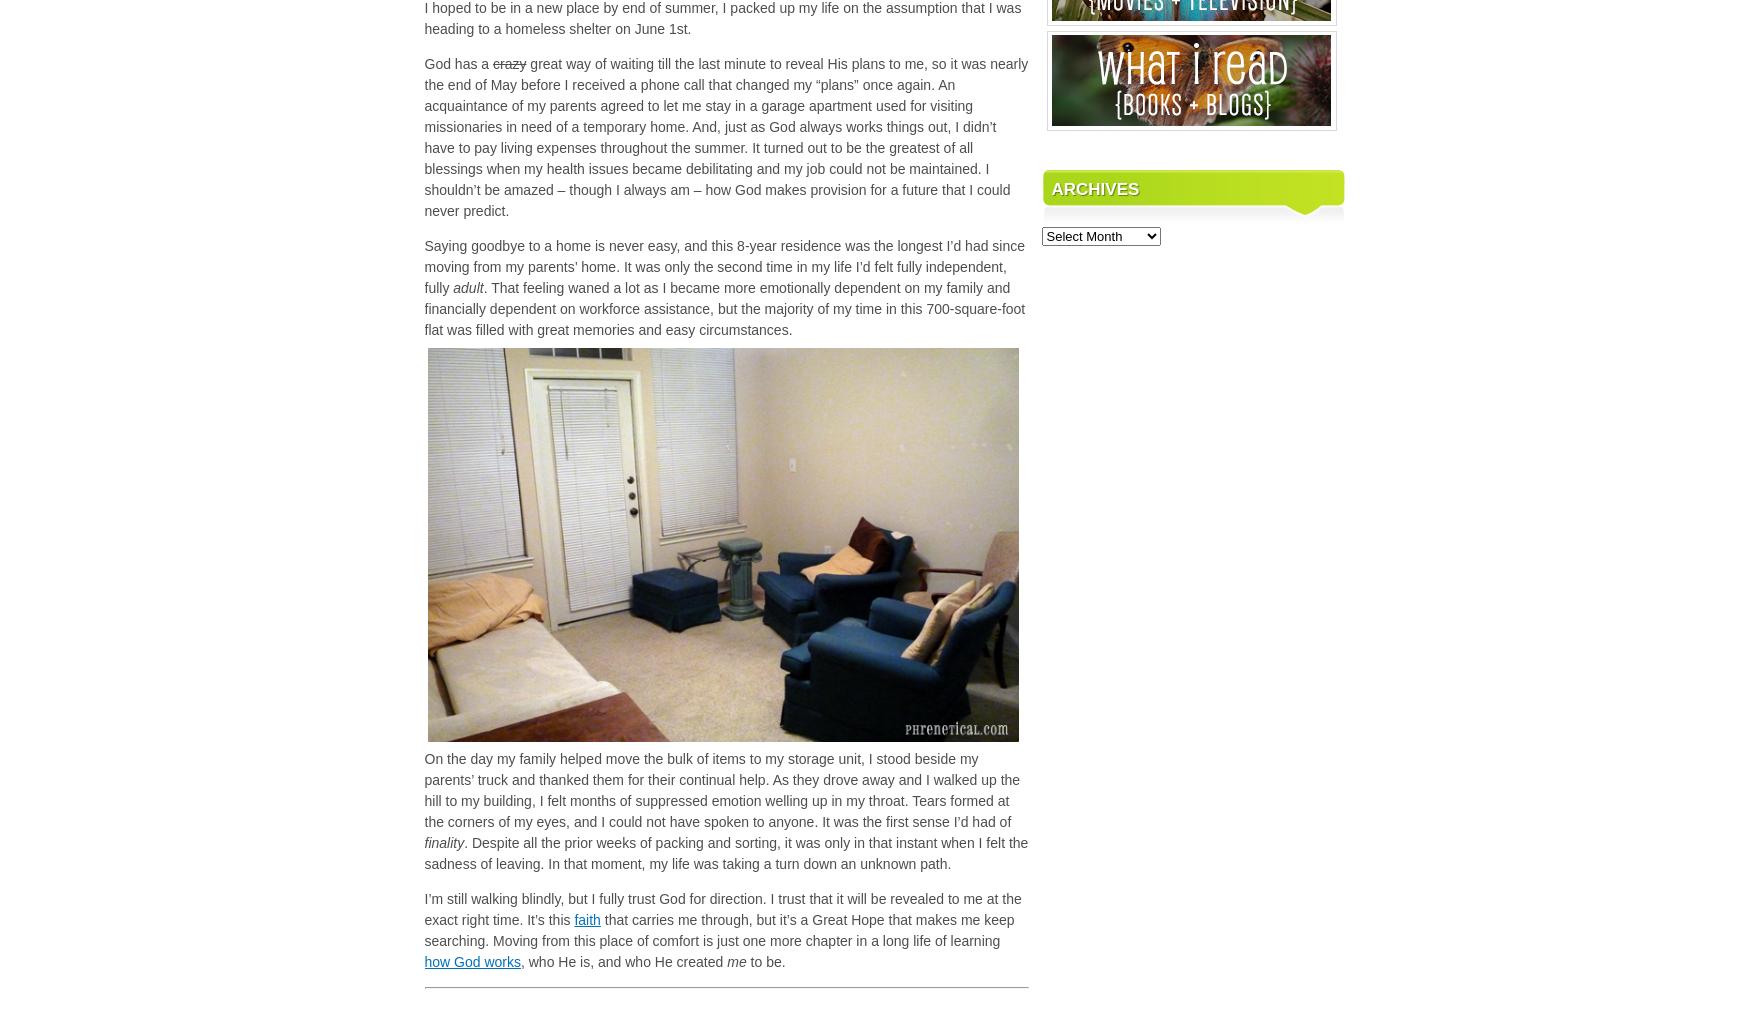  What do you see at coordinates (458, 61) in the screenshot?
I see `'God has a'` at bounding box center [458, 61].